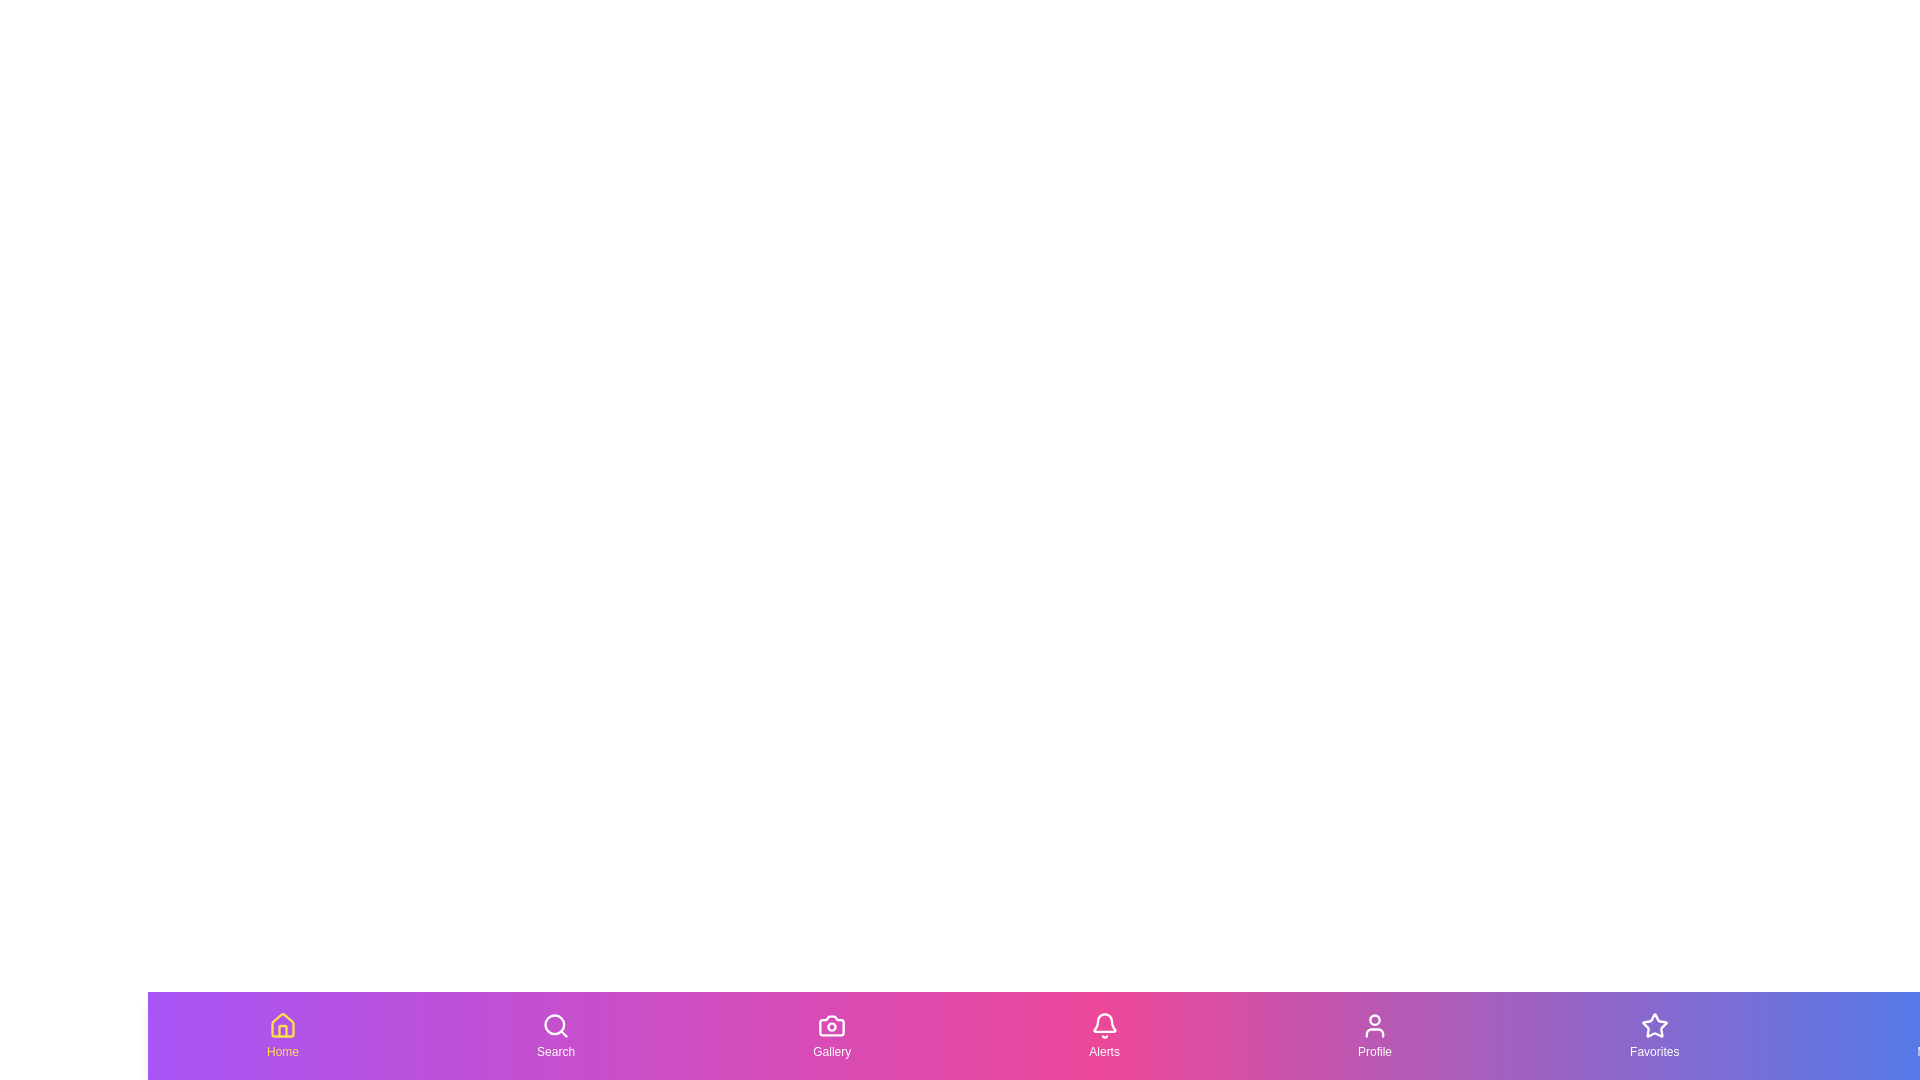  Describe the element at coordinates (832, 1035) in the screenshot. I see `the button labeled Gallery to observe the hover effect` at that location.